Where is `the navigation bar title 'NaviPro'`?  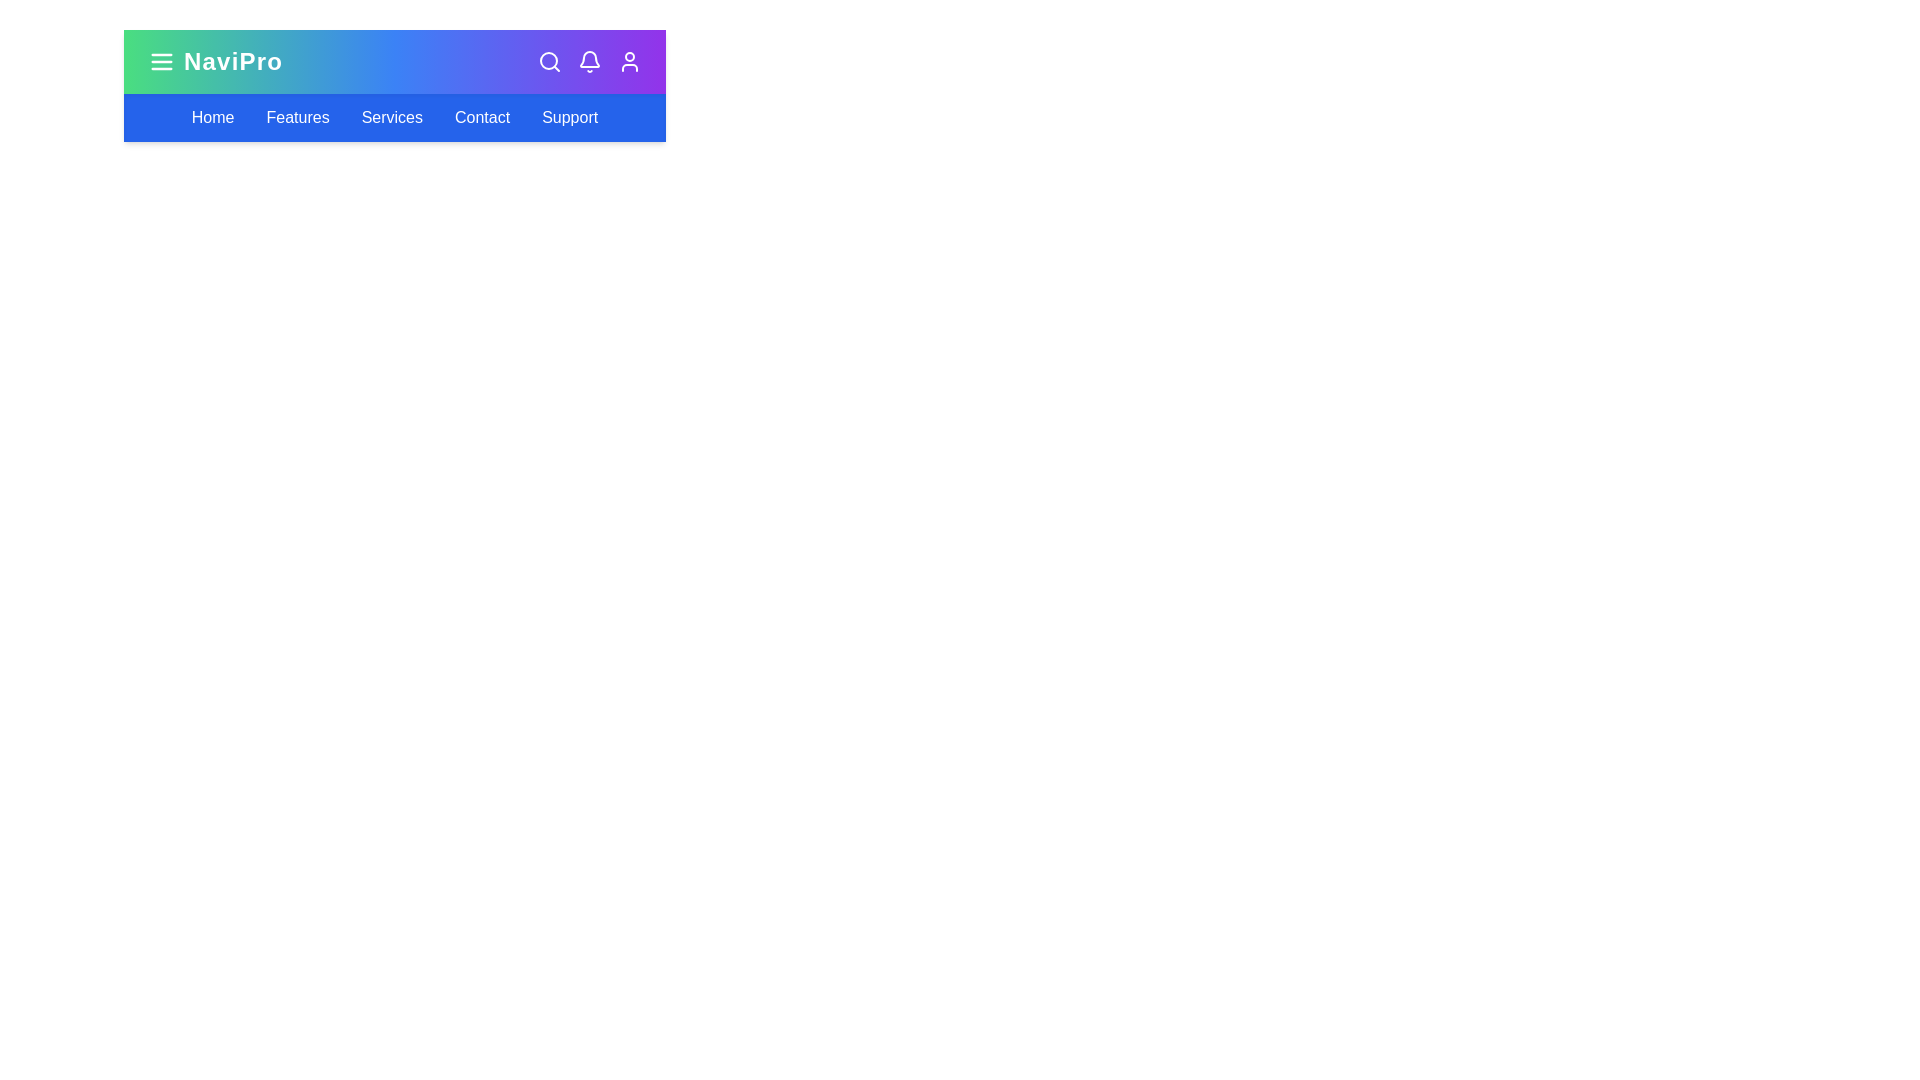 the navigation bar title 'NaviPro' is located at coordinates (215, 60).